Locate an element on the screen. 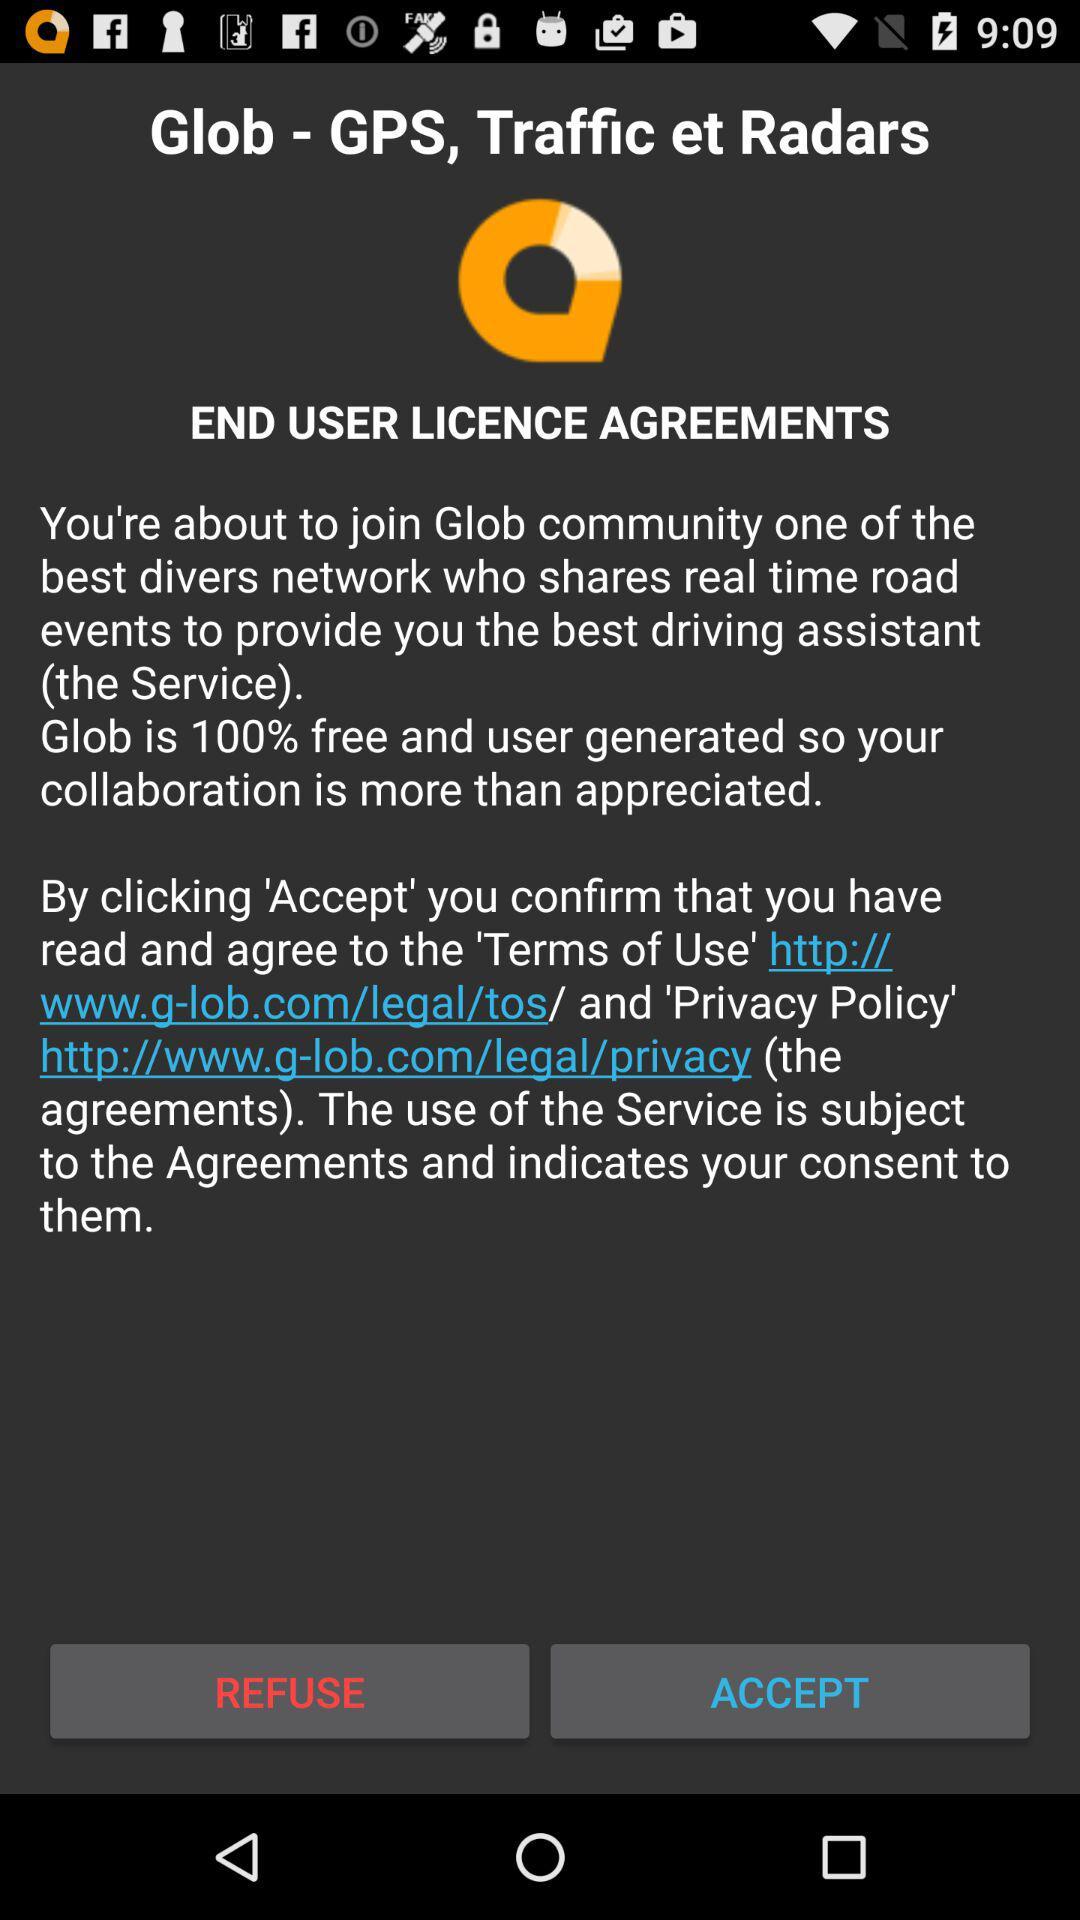 The width and height of the screenshot is (1080, 1920). the button next to the accept is located at coordinates (289, 1690).